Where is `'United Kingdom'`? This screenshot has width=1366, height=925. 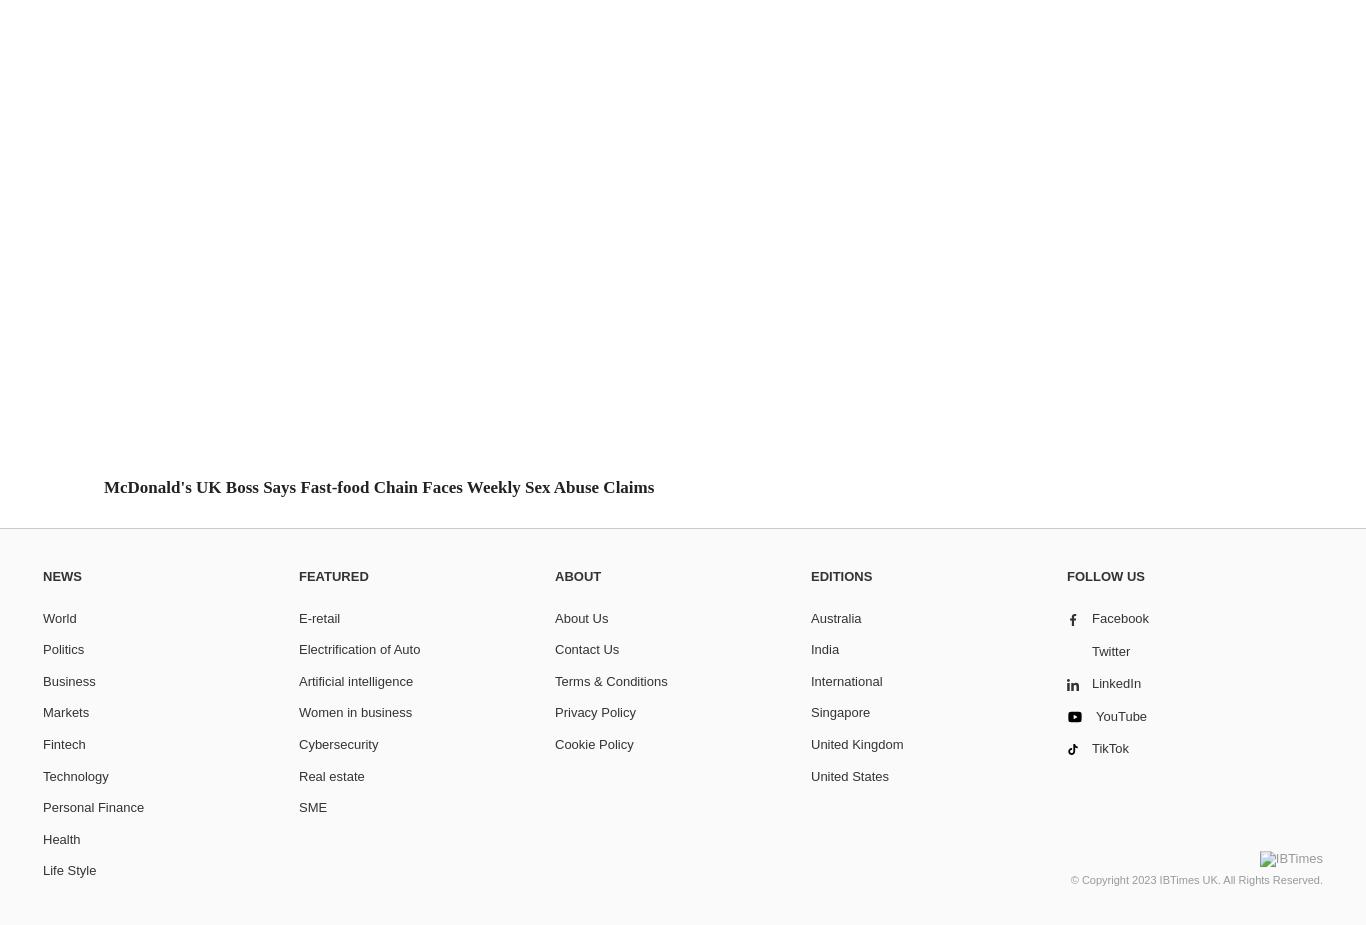 'United Kingdom' is located at coordinates (856, 744).